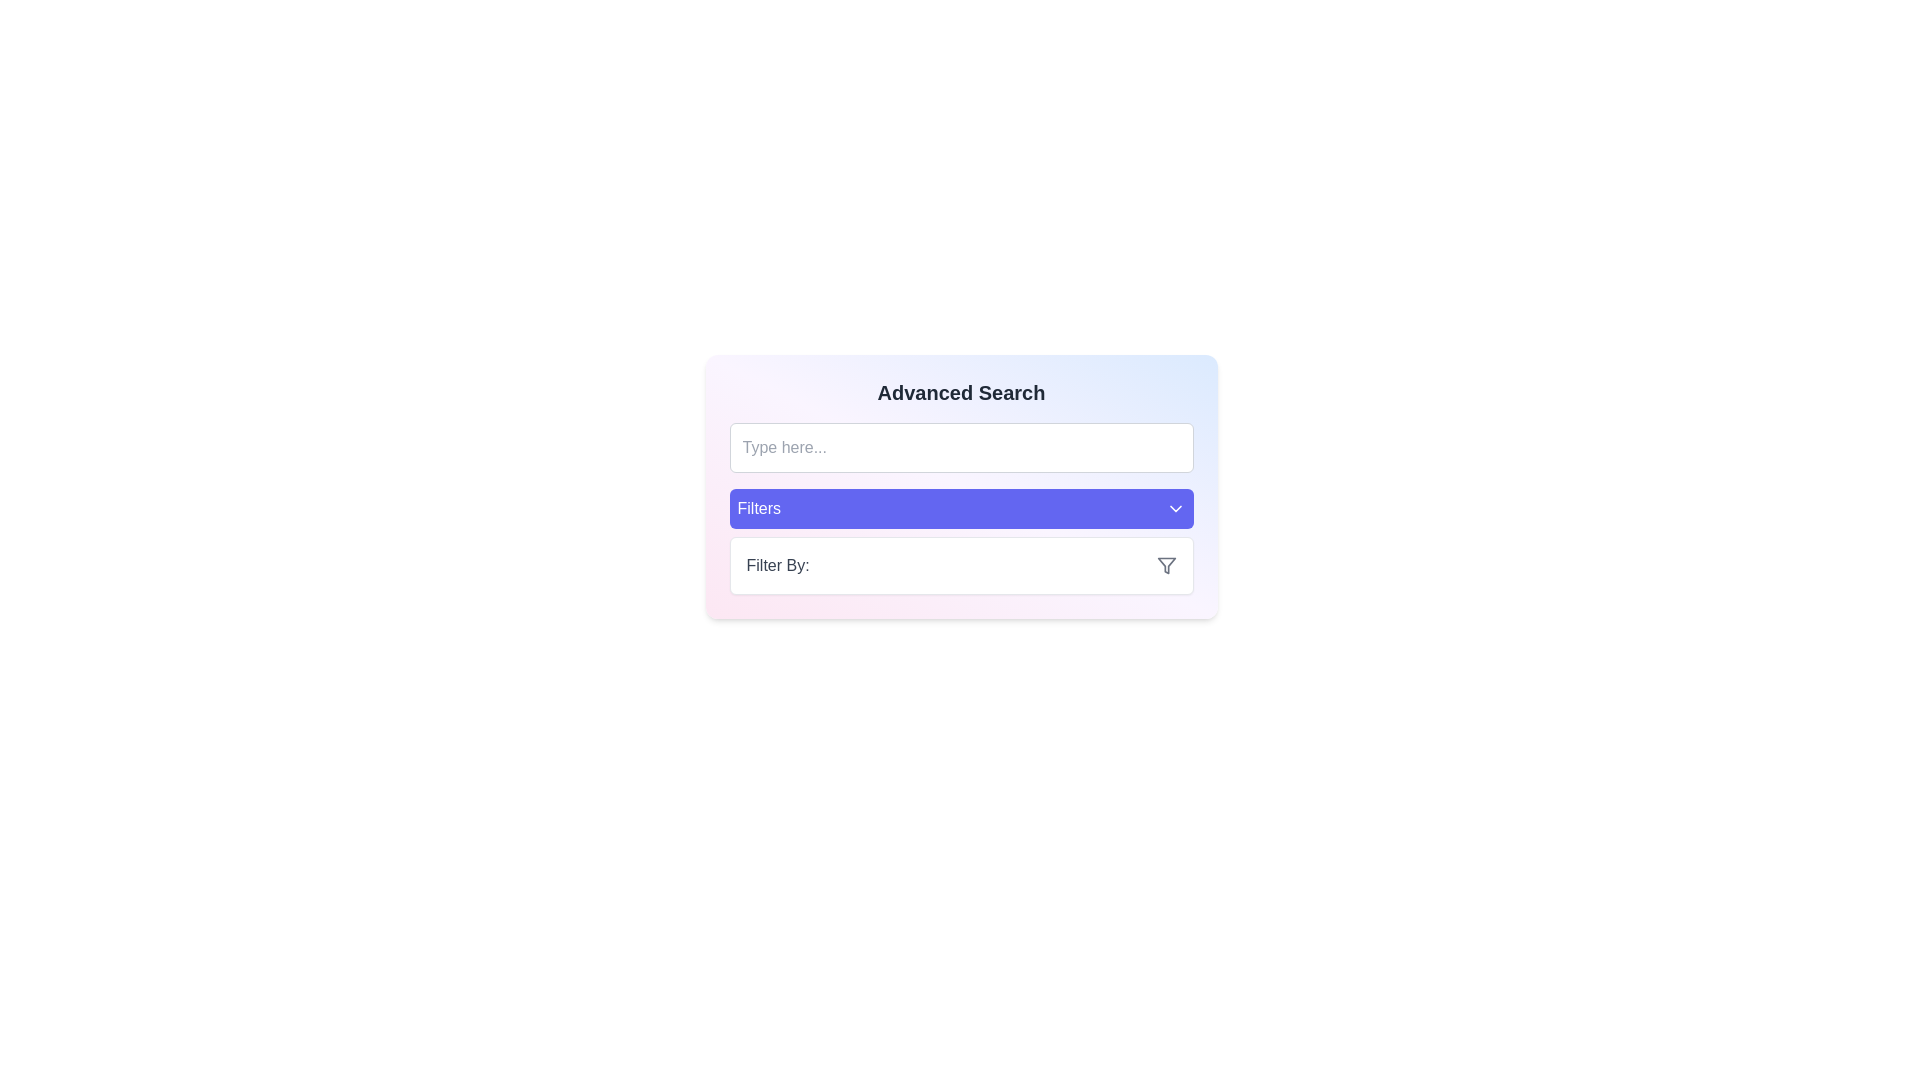 The width and height of the screenshot is (1920, 1080). I want to click on the filter option icon located to the far right of the 'Filter By:' text, so click(1166, 566).